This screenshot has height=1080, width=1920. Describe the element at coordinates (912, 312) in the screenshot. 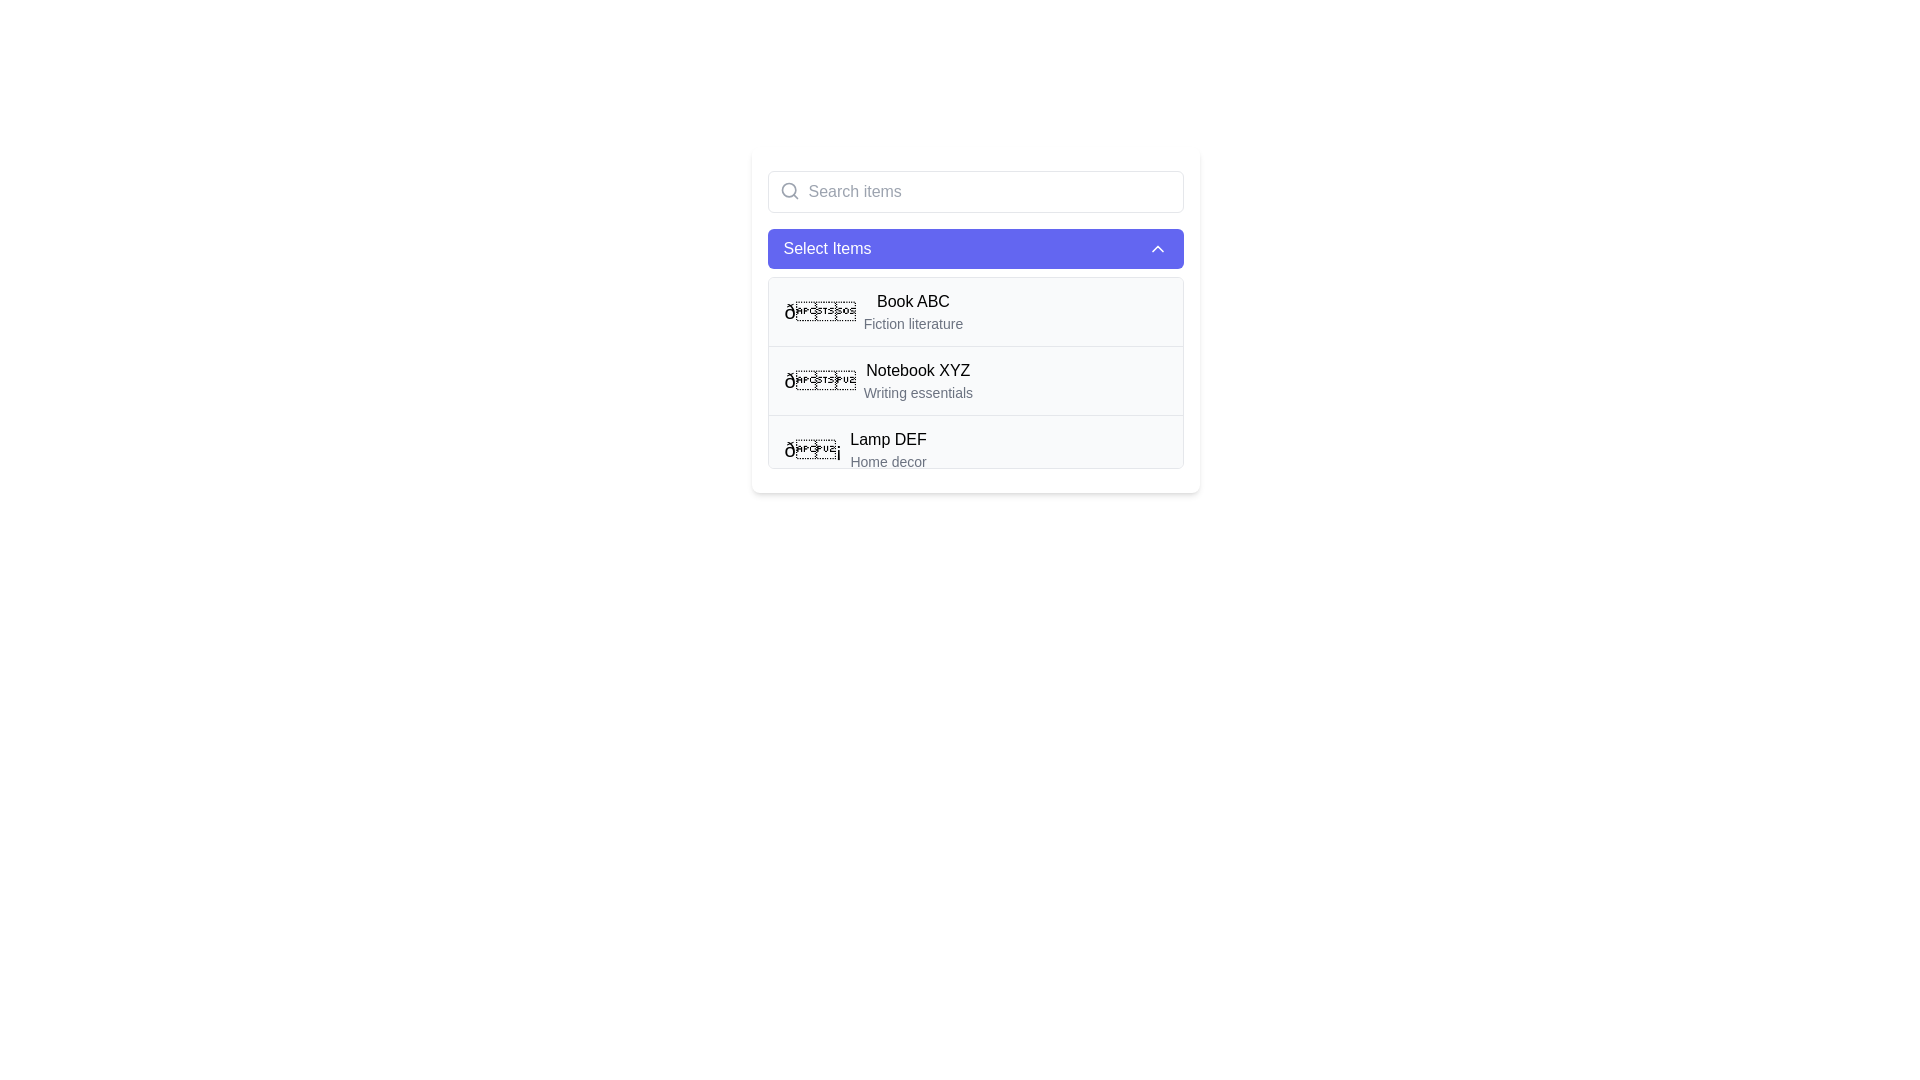

I see `the list item displaying 'Book ABC' with the description 'Fiction literature'` at that location.